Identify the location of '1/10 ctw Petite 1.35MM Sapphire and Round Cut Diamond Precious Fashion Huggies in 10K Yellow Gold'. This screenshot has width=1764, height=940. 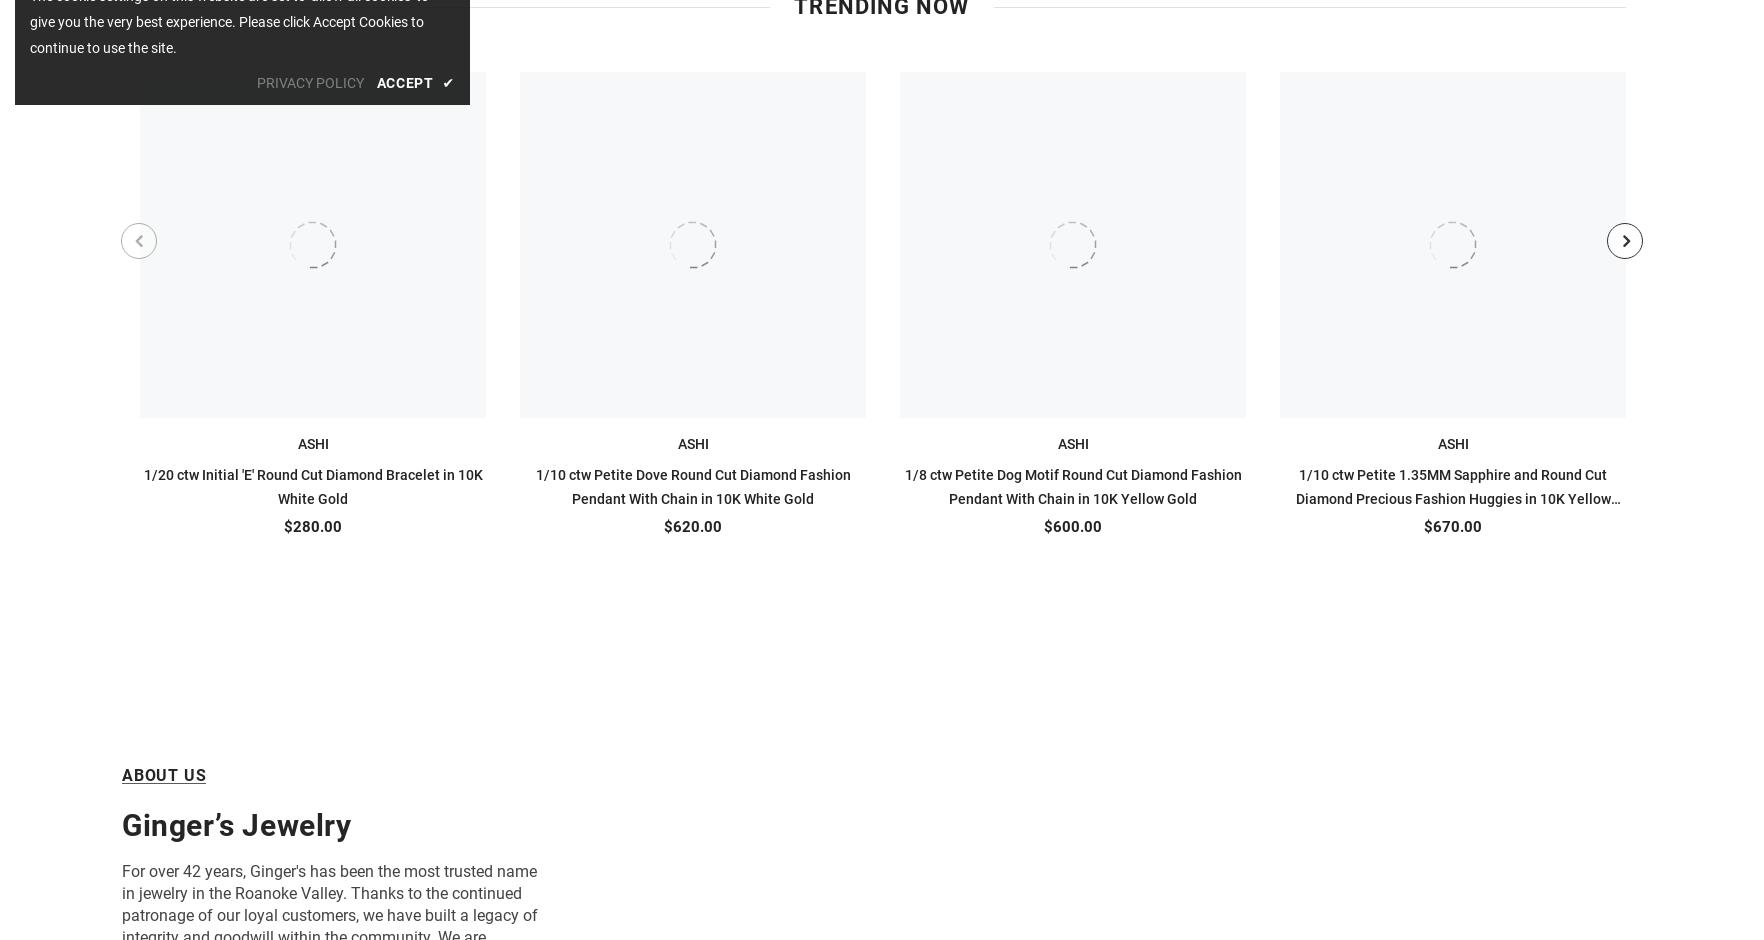
(1452, 498).